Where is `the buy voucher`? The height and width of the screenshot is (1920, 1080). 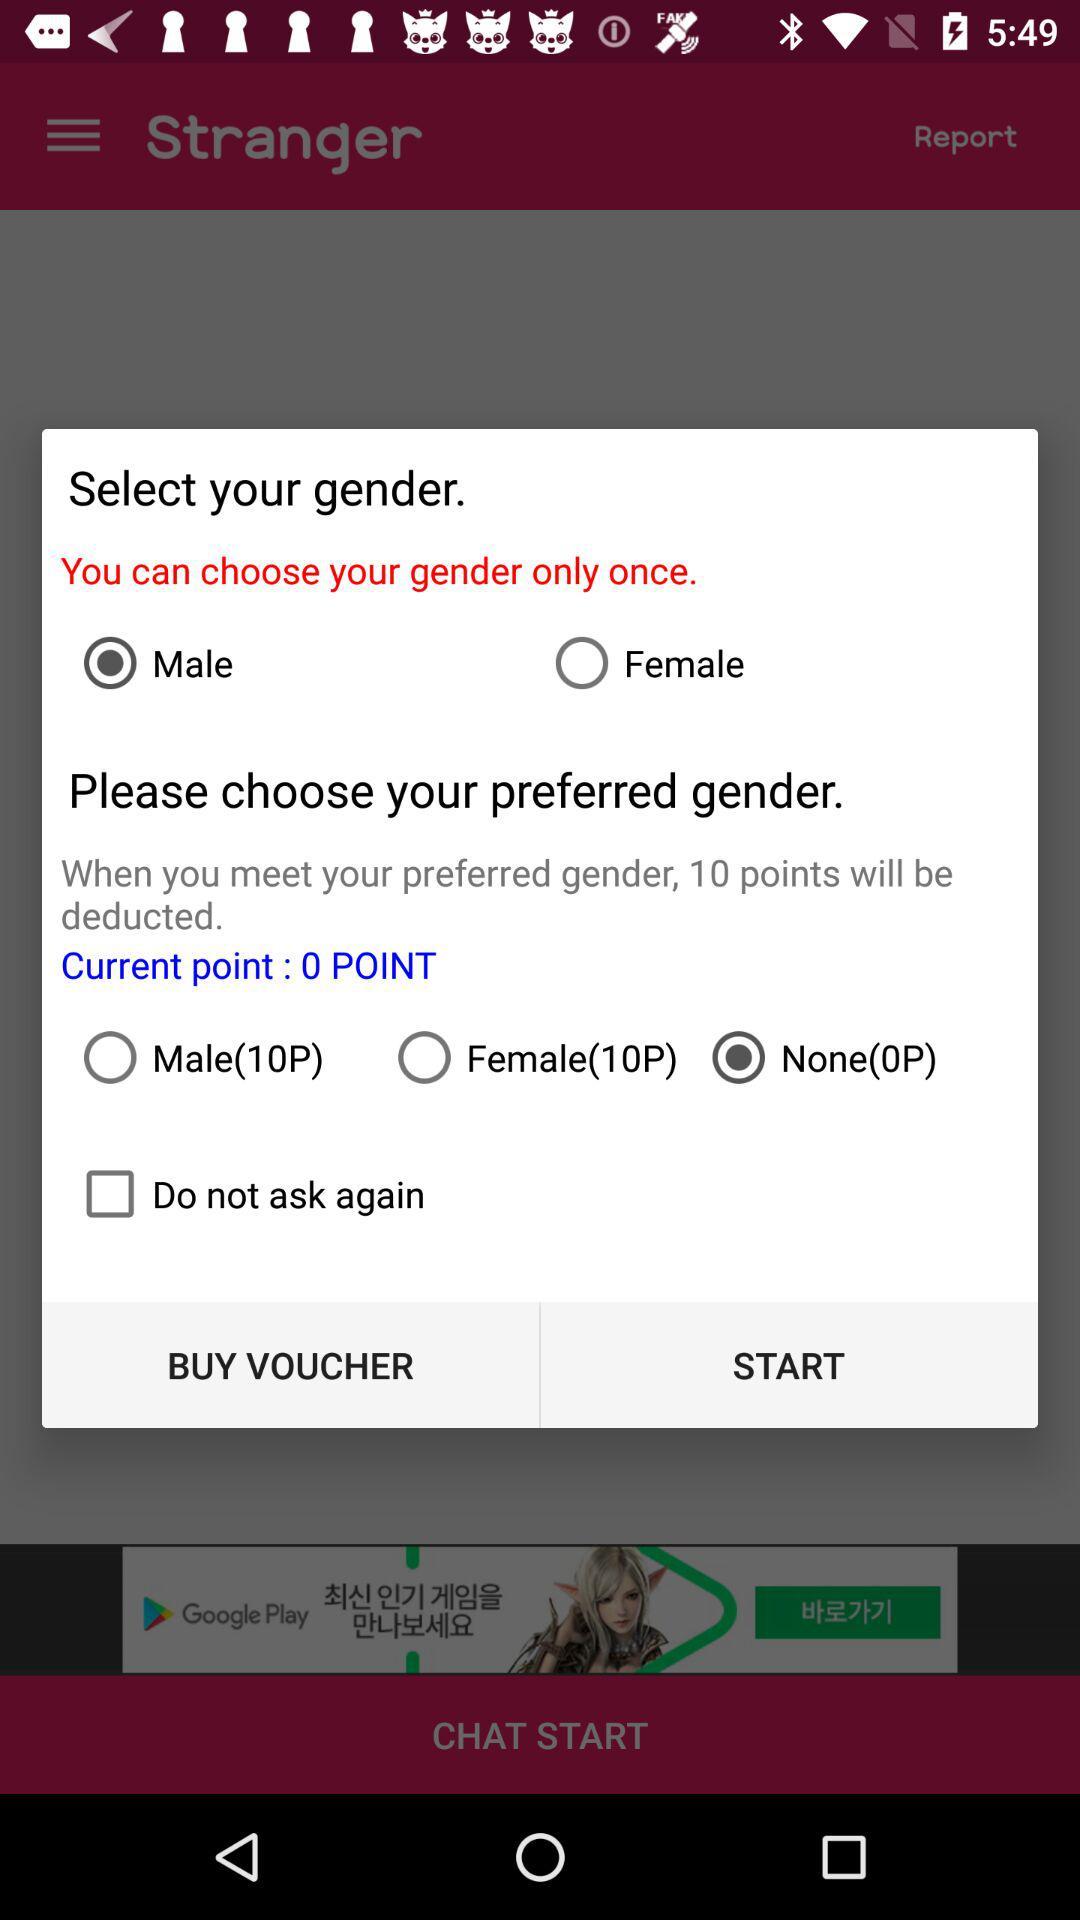 the buy voucher is located at coordinates (290, 1363).